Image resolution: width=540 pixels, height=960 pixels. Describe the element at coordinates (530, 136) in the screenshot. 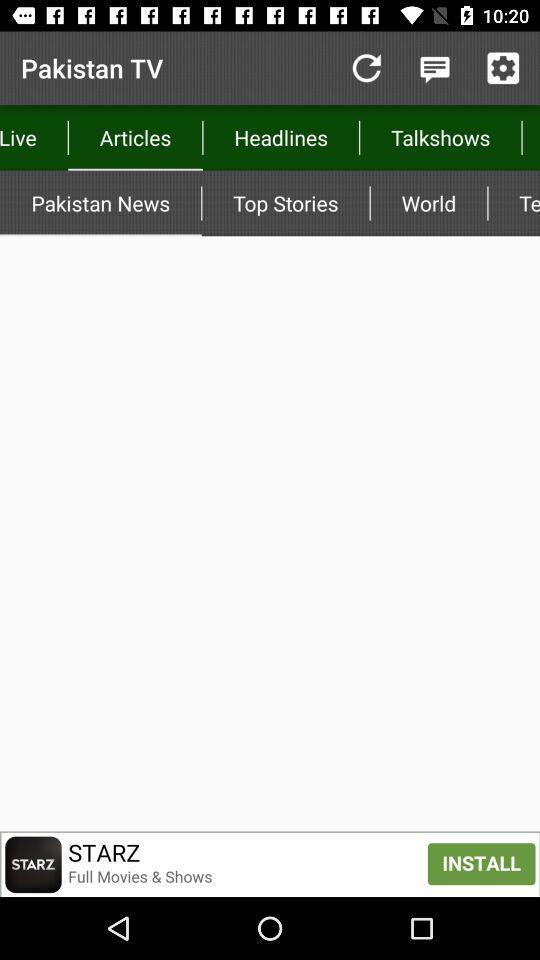

I see `the icon to the right of talkshows item` at that location.